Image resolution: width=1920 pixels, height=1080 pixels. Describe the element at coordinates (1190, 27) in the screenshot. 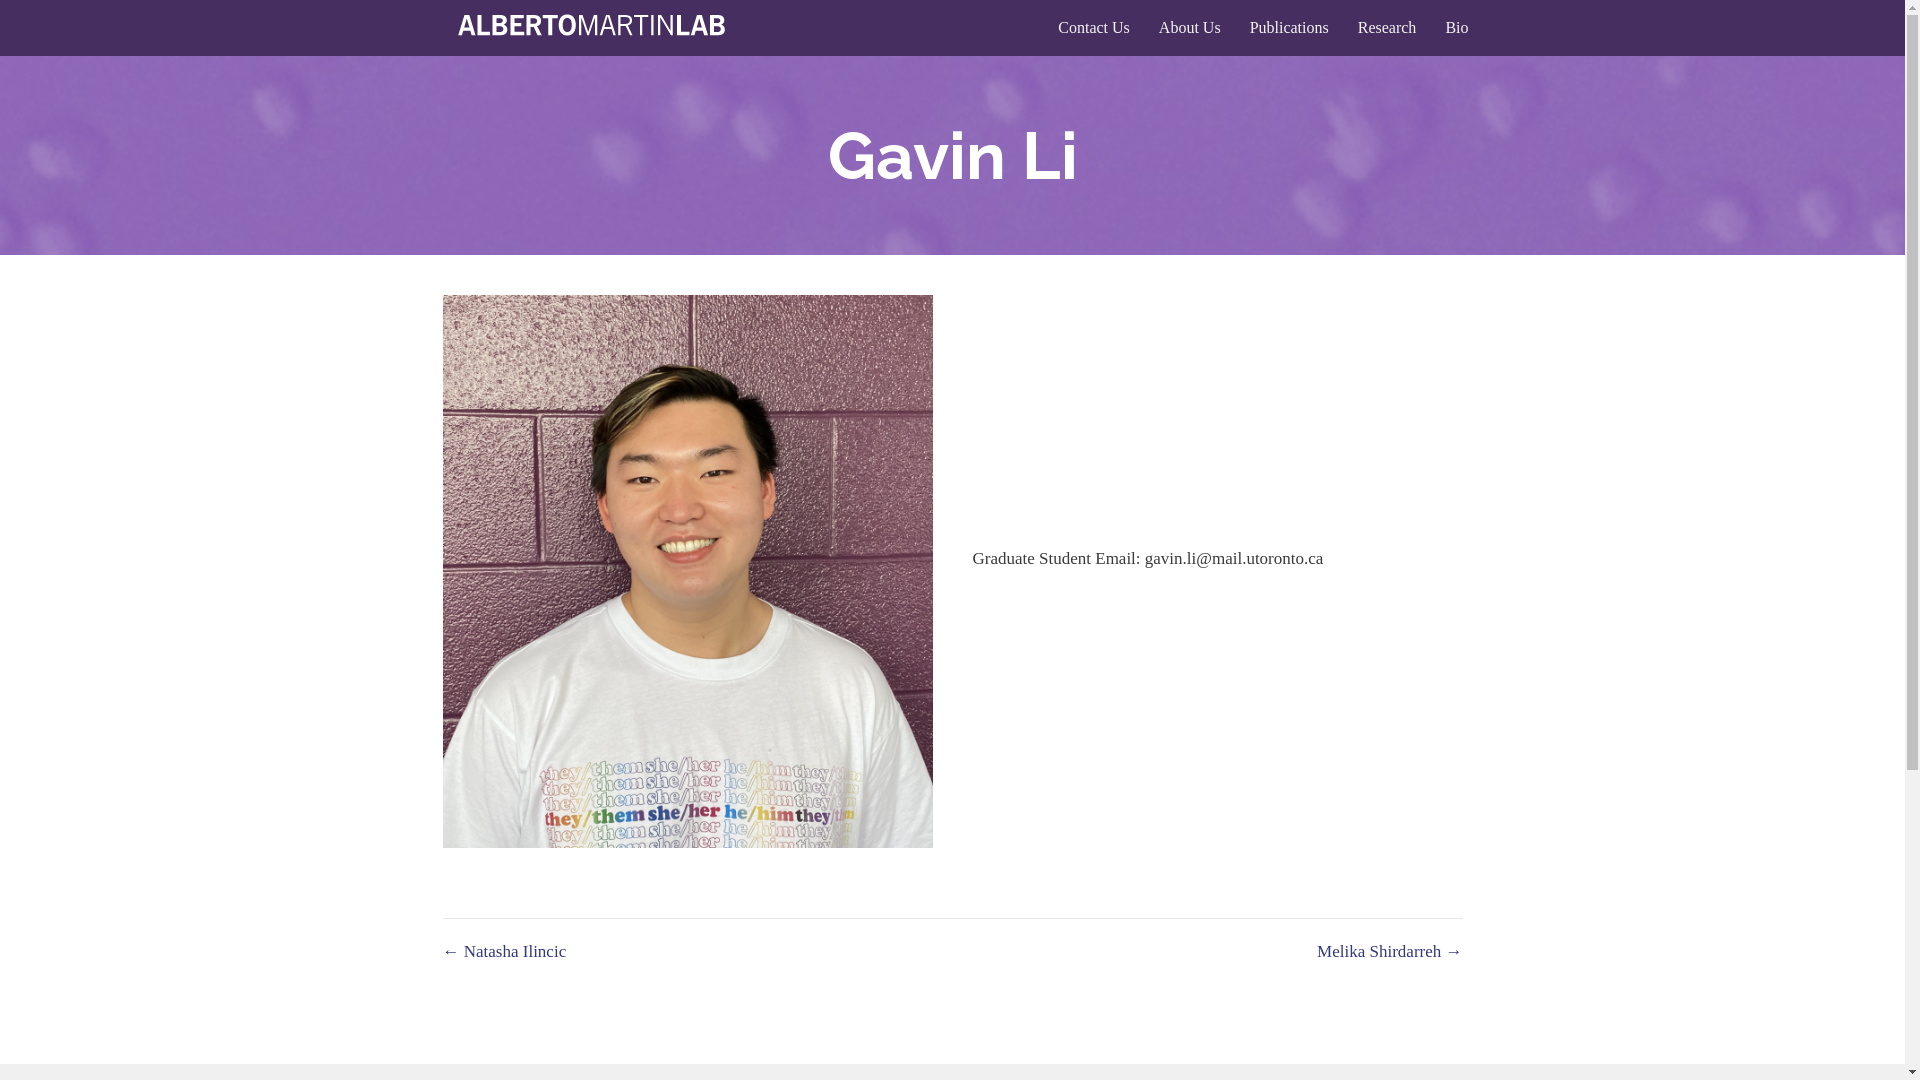

I see `'About Us'` at that location.